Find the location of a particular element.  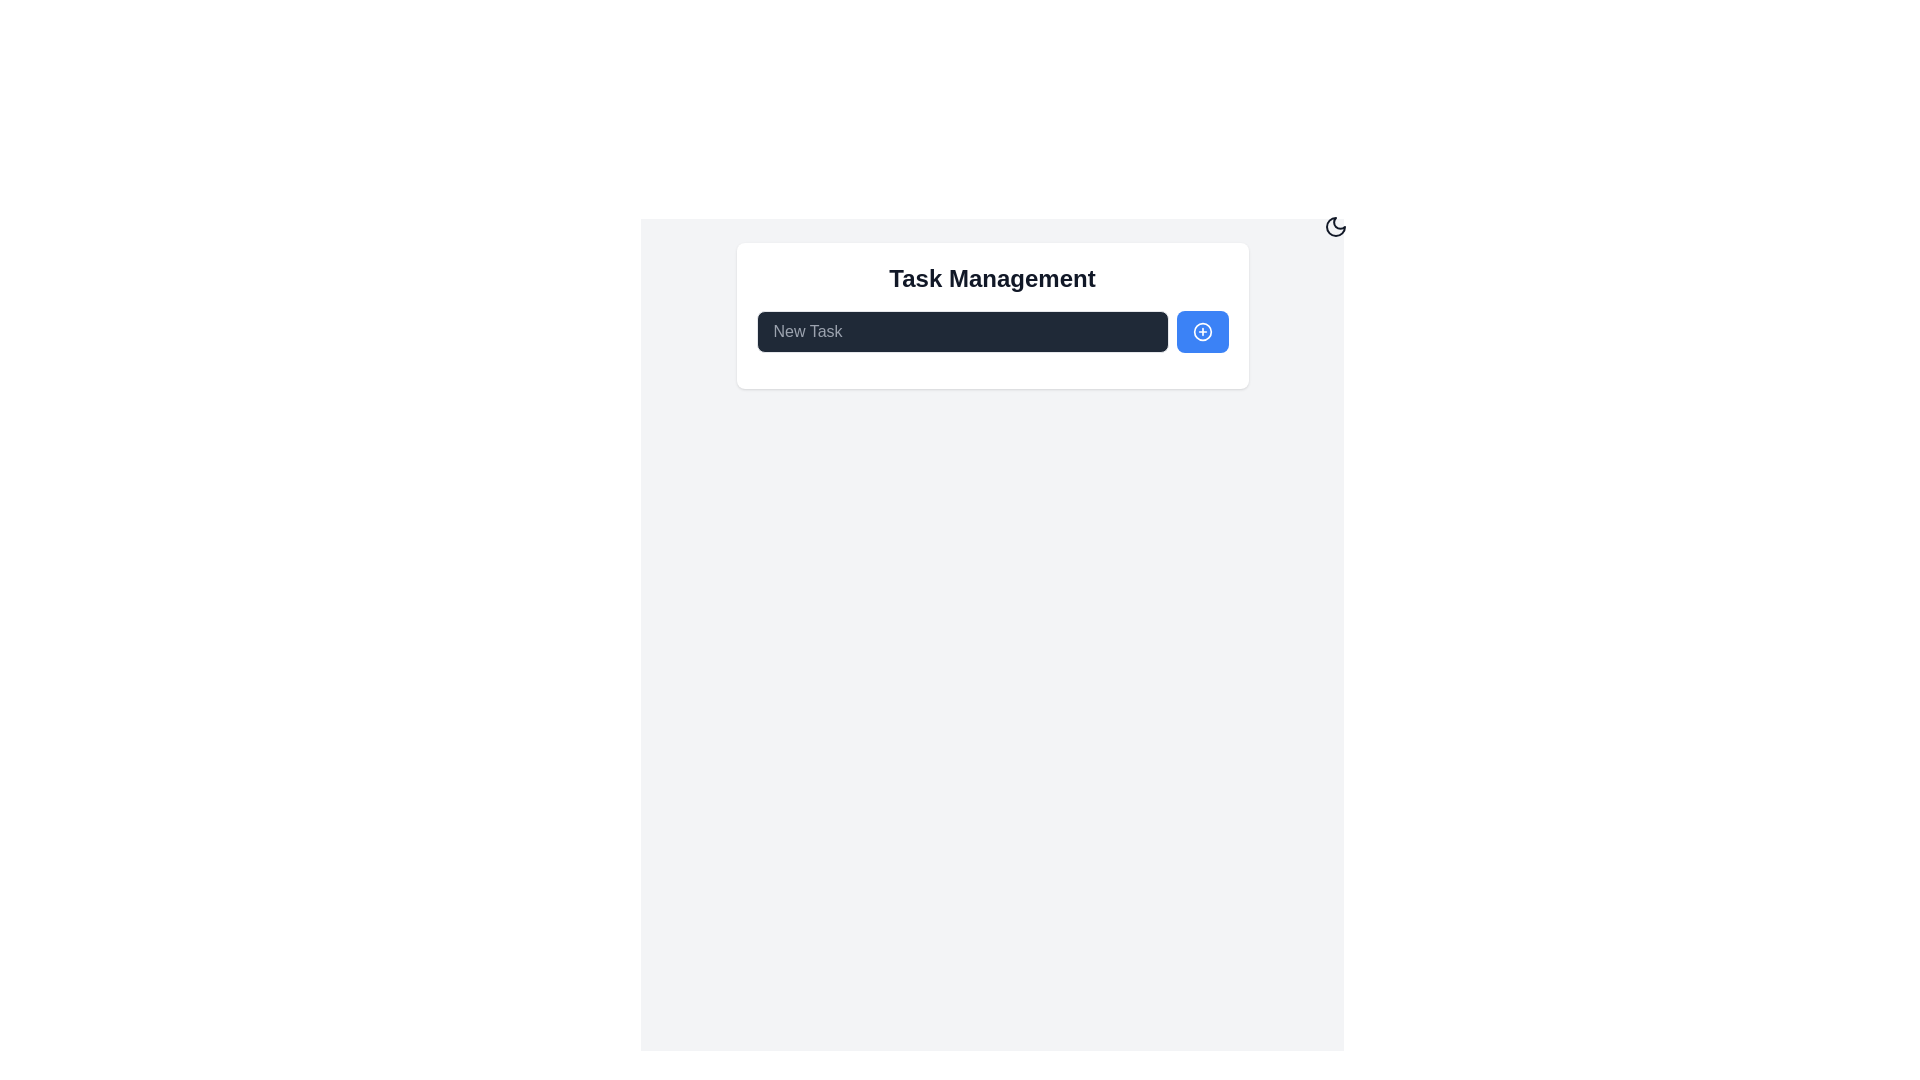

the rounded rectangular text input field with placeholder text 'New Task' is located at coordinates (962, 330).